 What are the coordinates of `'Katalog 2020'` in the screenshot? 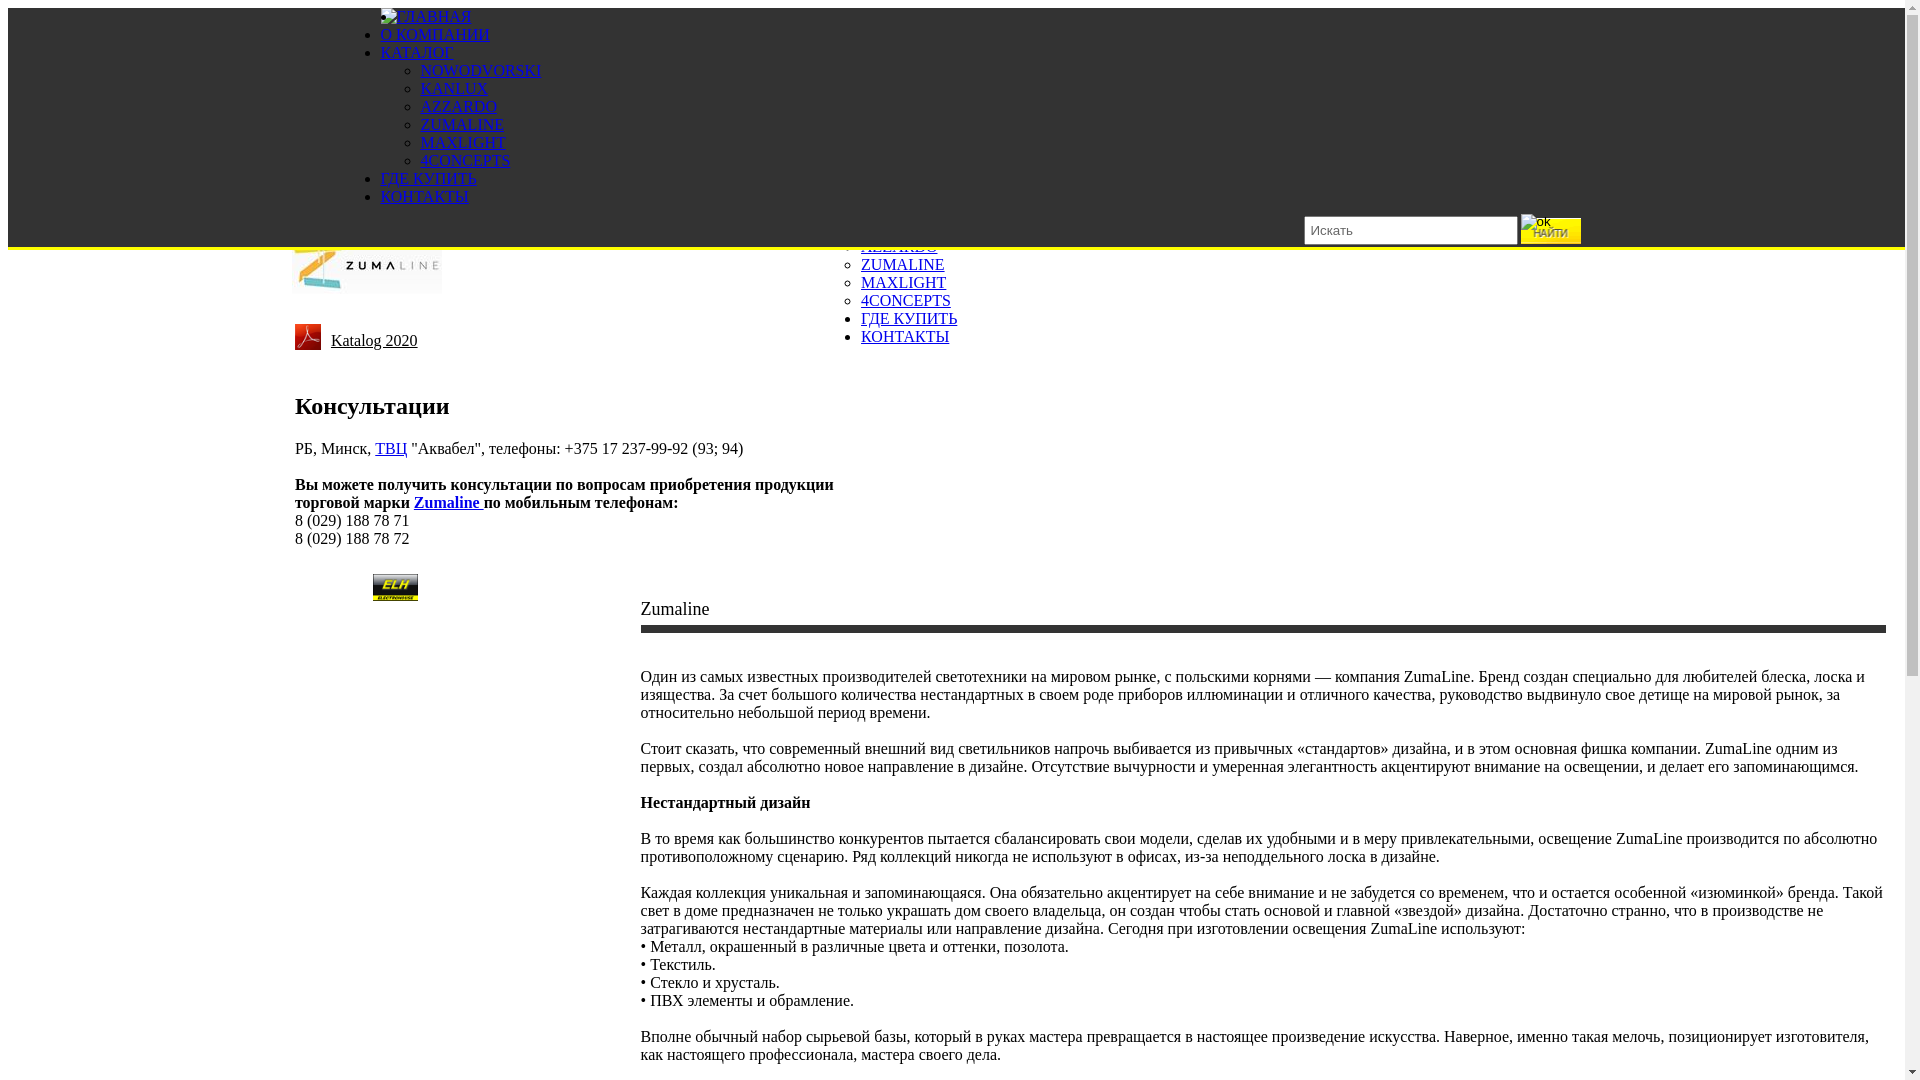 It's located at (374, 335).